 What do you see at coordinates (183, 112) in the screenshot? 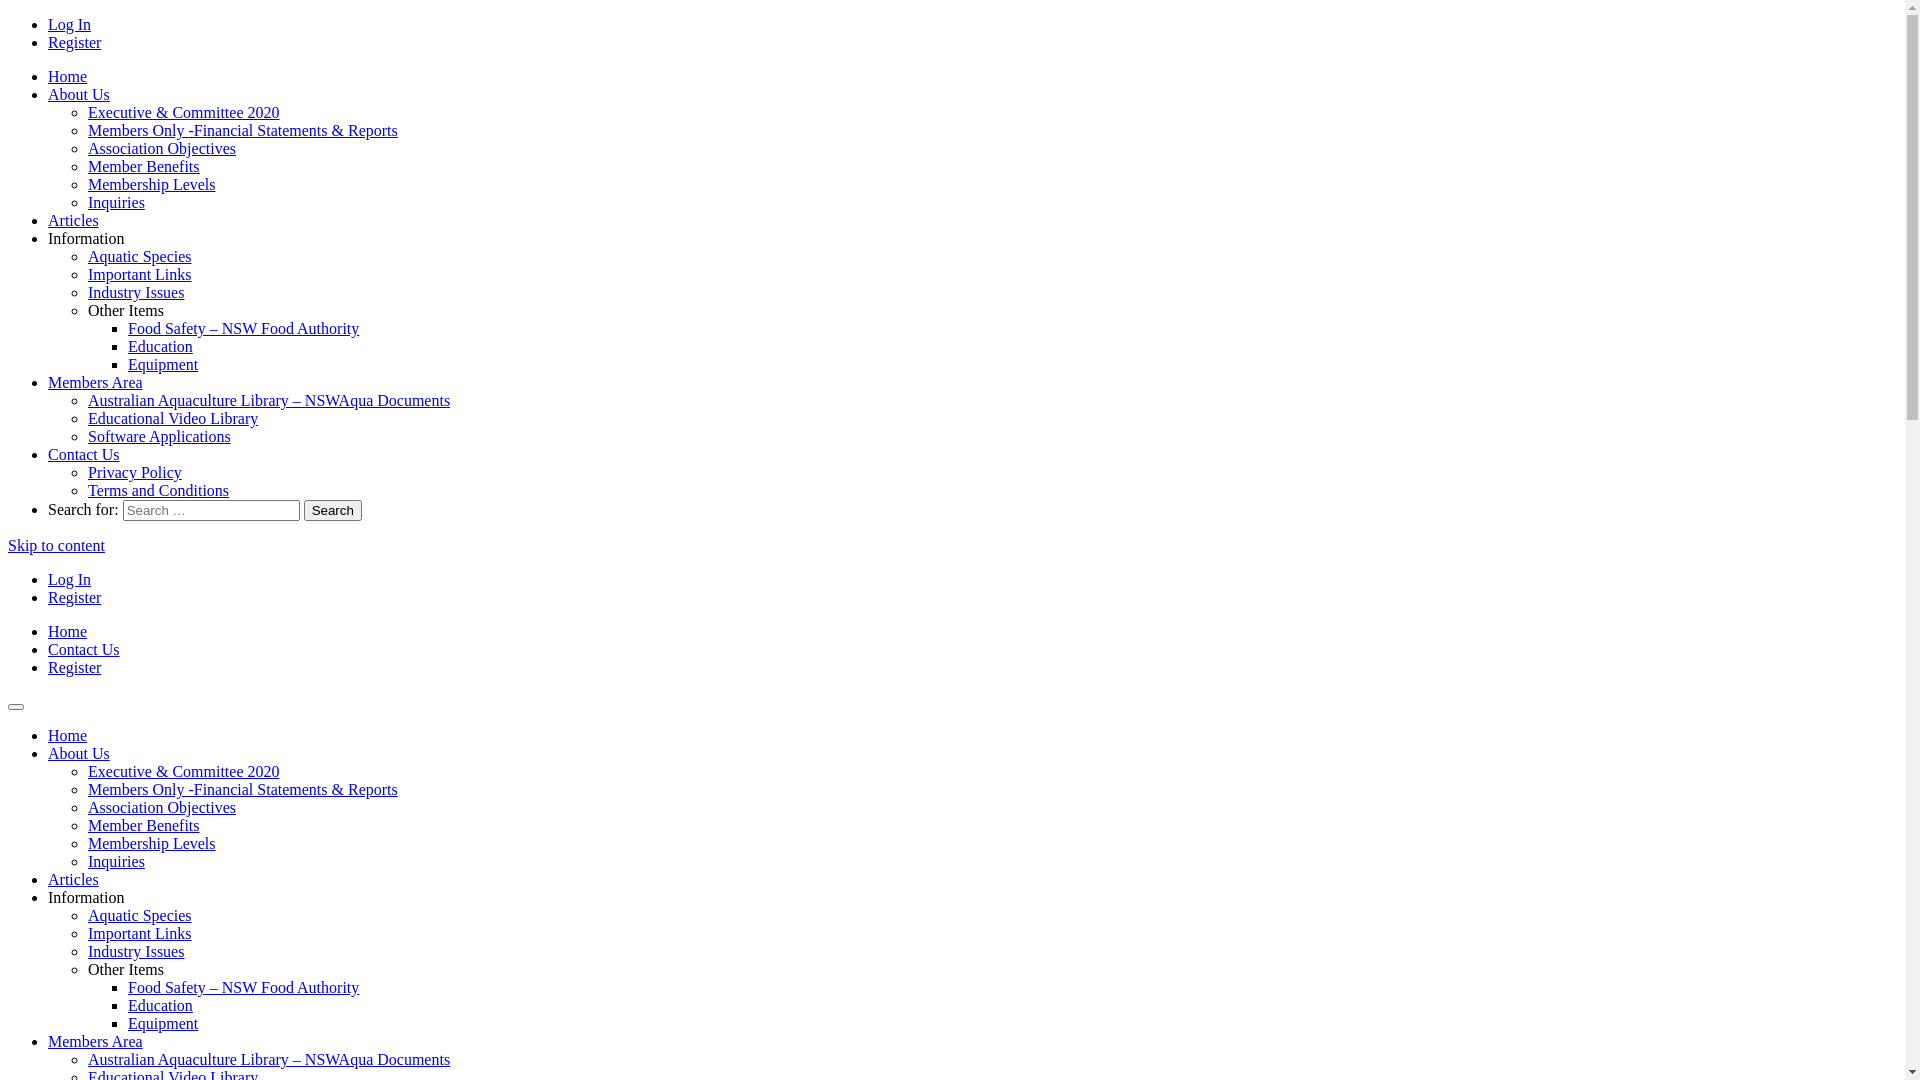
I see `'Executive & Committee 2020'` at bounding box center [183, 112].